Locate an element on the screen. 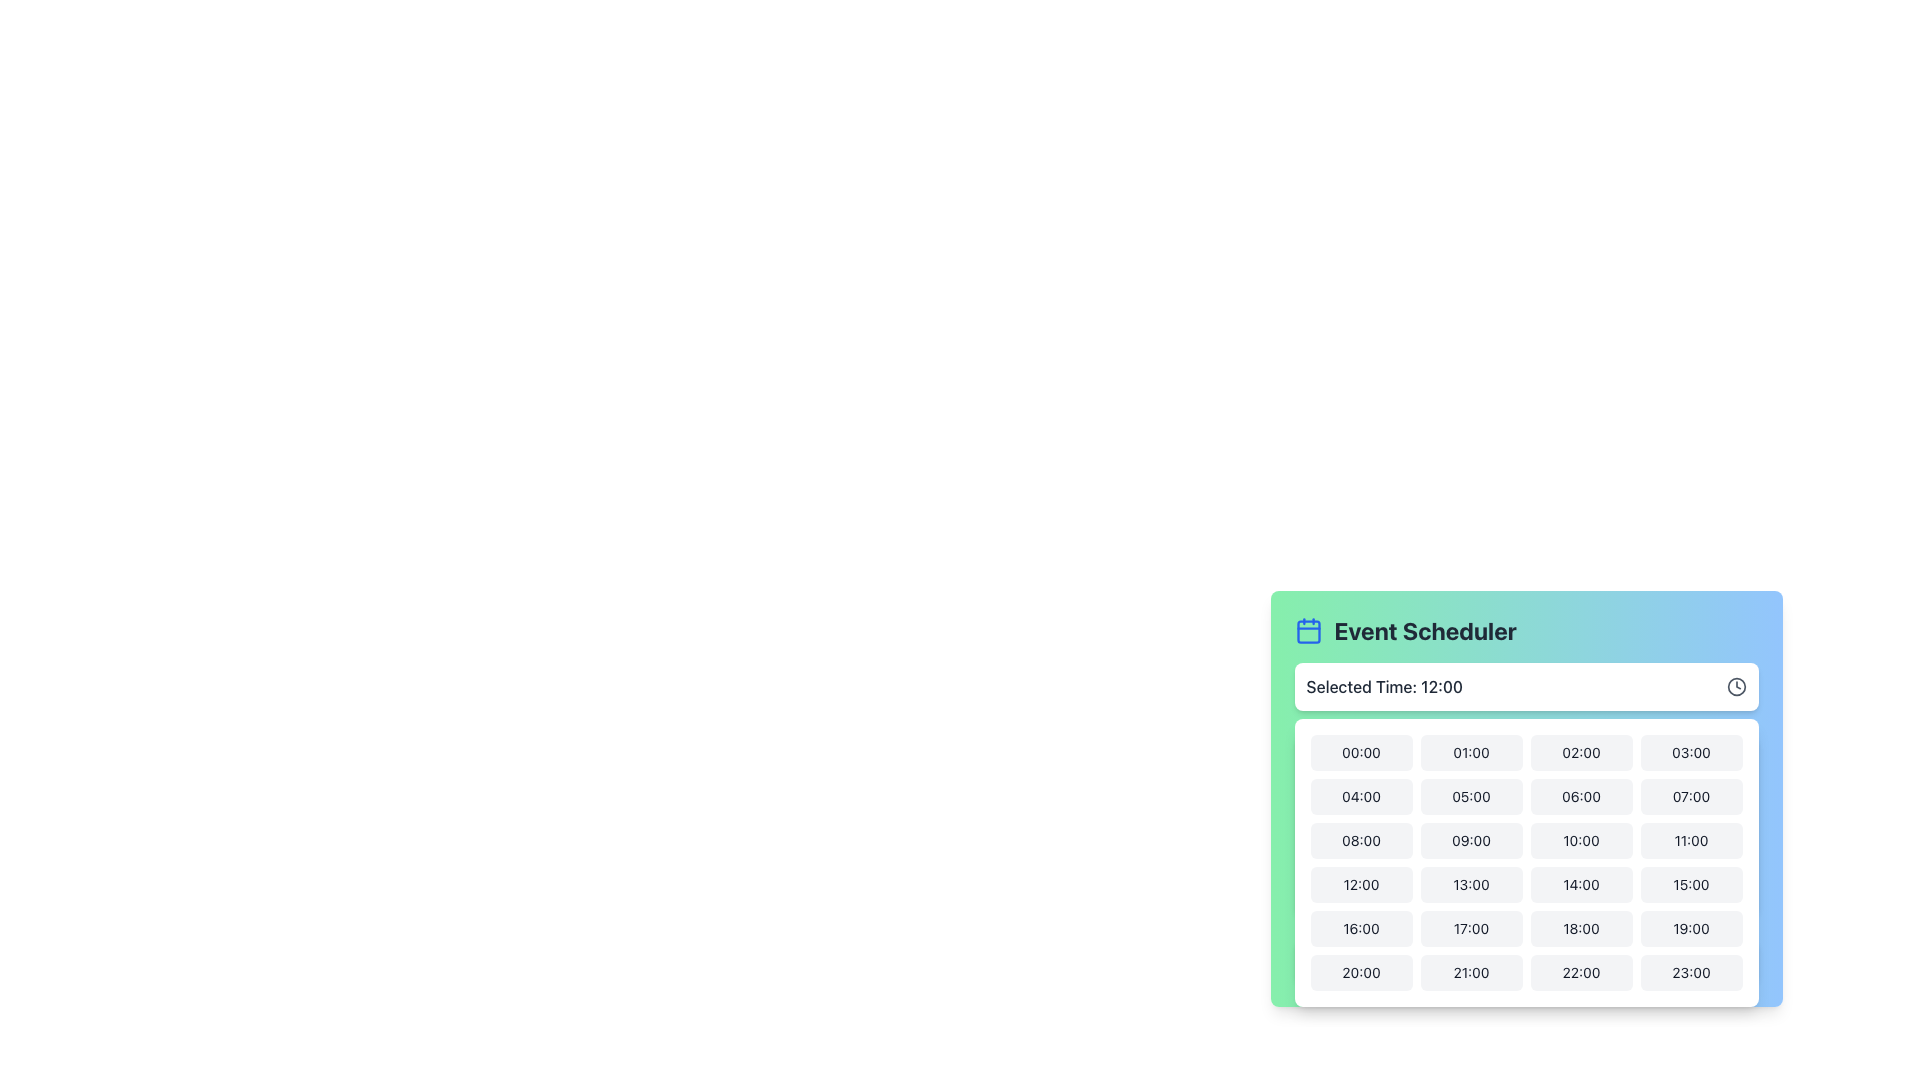 The height and width of the screenshot is (1080, 1920). the button displaying '21:00' located in the sixth row and second column of the time picker grid is located at coordinates (1471, 971).